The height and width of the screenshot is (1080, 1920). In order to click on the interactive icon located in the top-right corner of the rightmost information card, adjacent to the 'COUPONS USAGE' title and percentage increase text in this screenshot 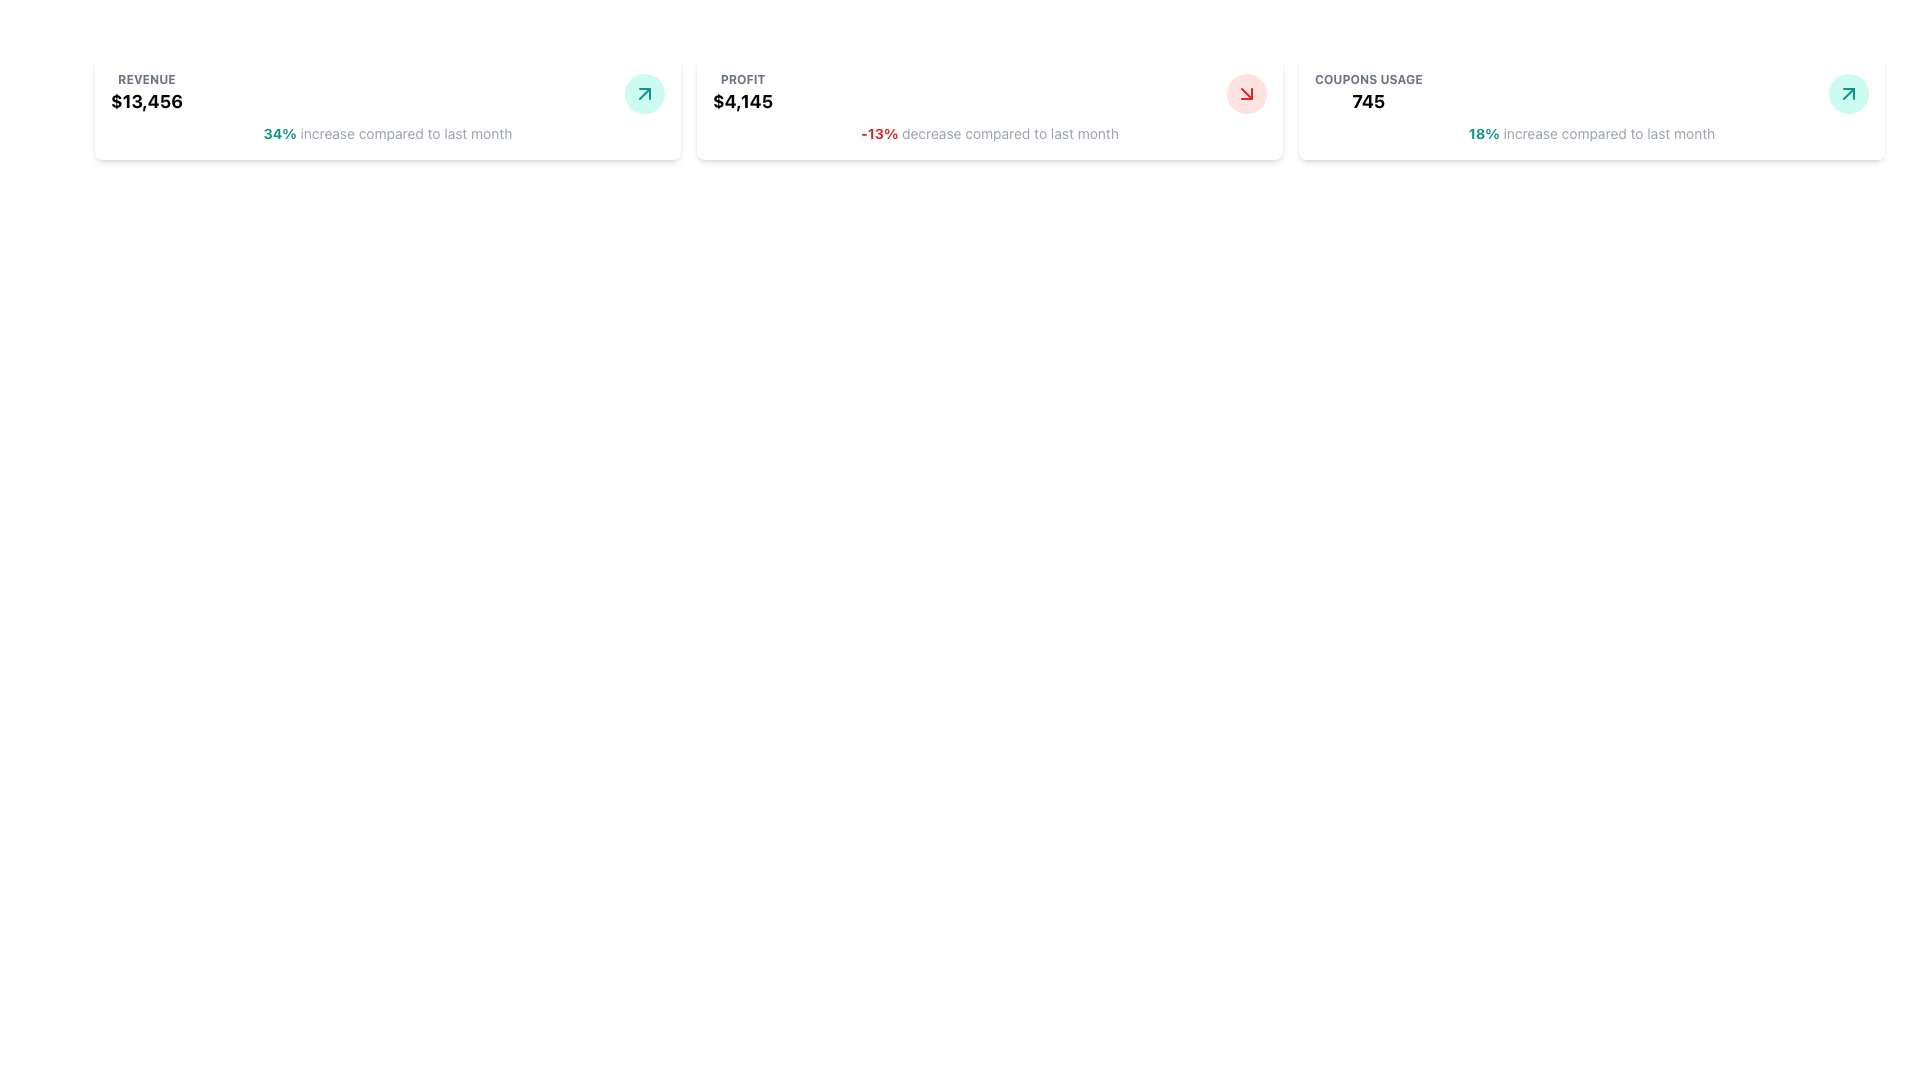, I will do `click(1847, 93)`.